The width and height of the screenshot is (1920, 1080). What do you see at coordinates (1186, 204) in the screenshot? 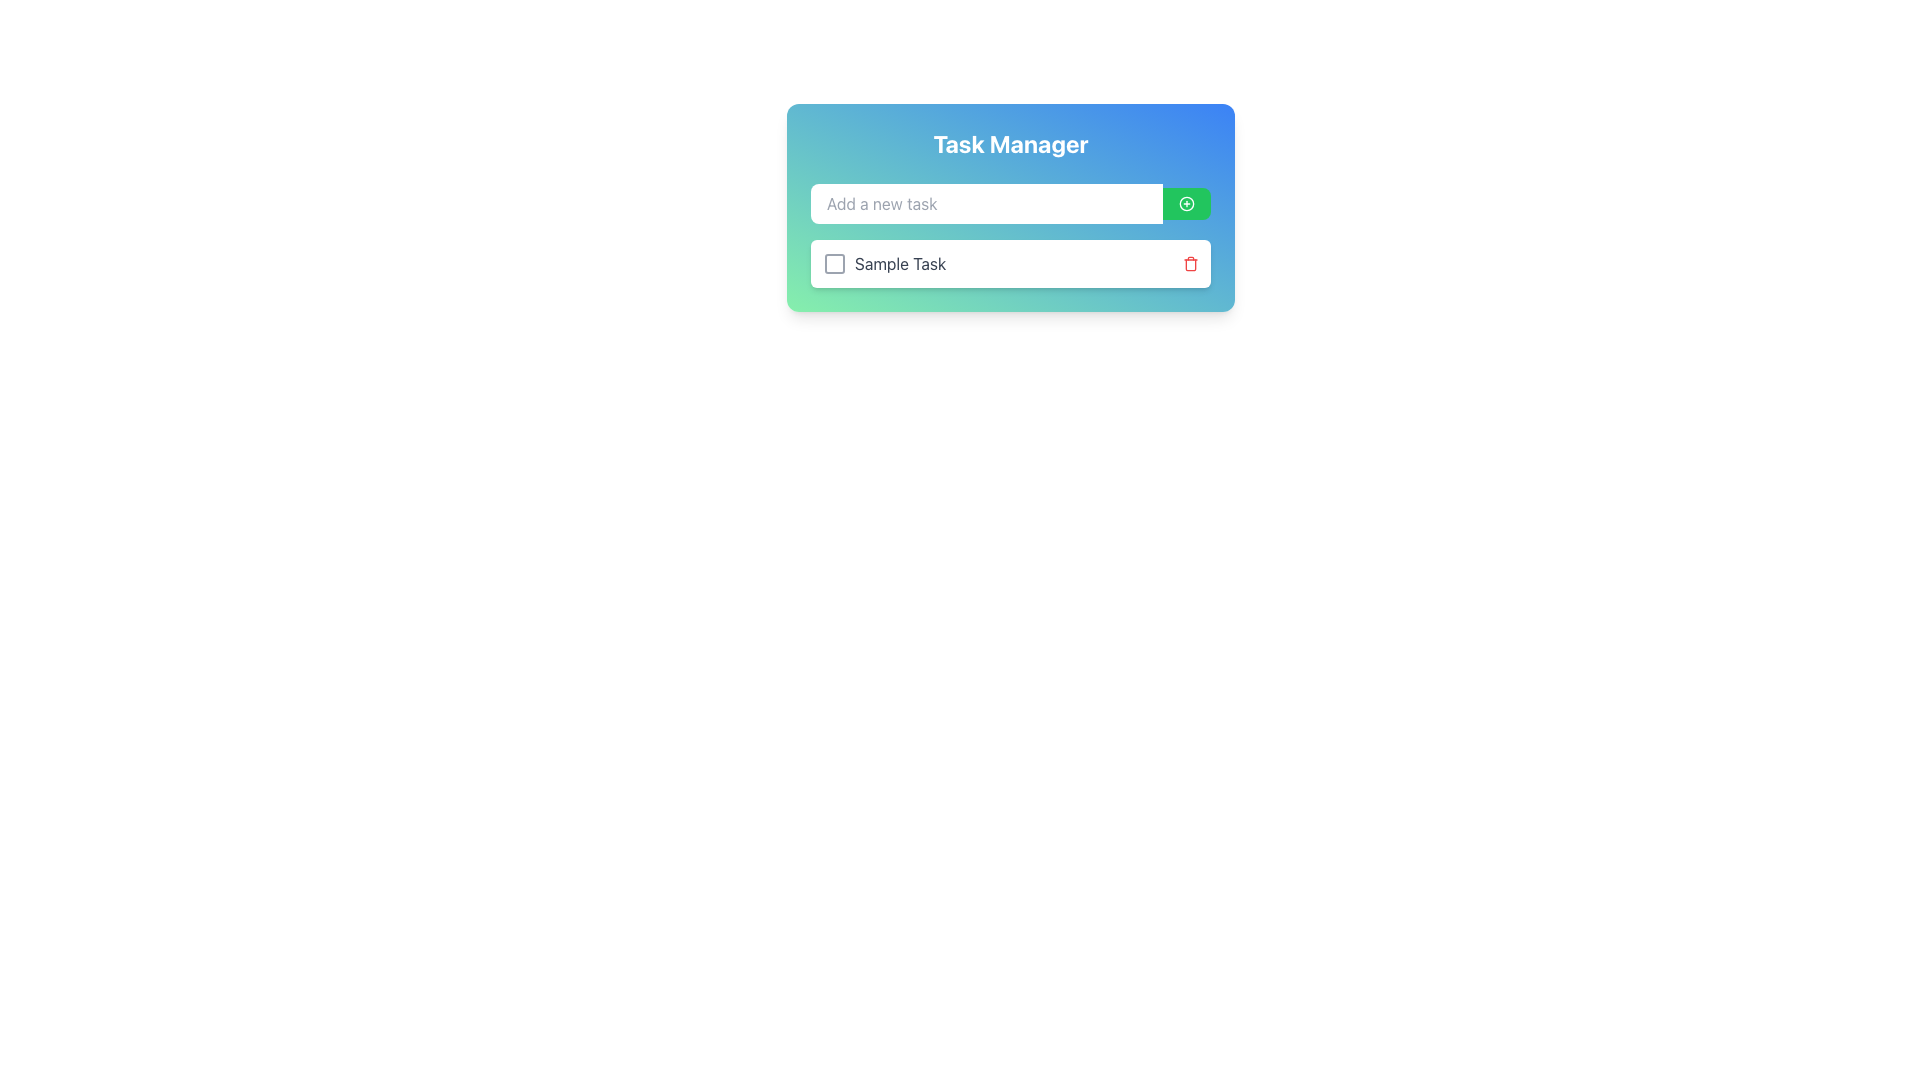
I see `the green circular icon with a plus sign located in the upper right corner of the green button to initiate adding a new task` at bounding box center [1186, 204].